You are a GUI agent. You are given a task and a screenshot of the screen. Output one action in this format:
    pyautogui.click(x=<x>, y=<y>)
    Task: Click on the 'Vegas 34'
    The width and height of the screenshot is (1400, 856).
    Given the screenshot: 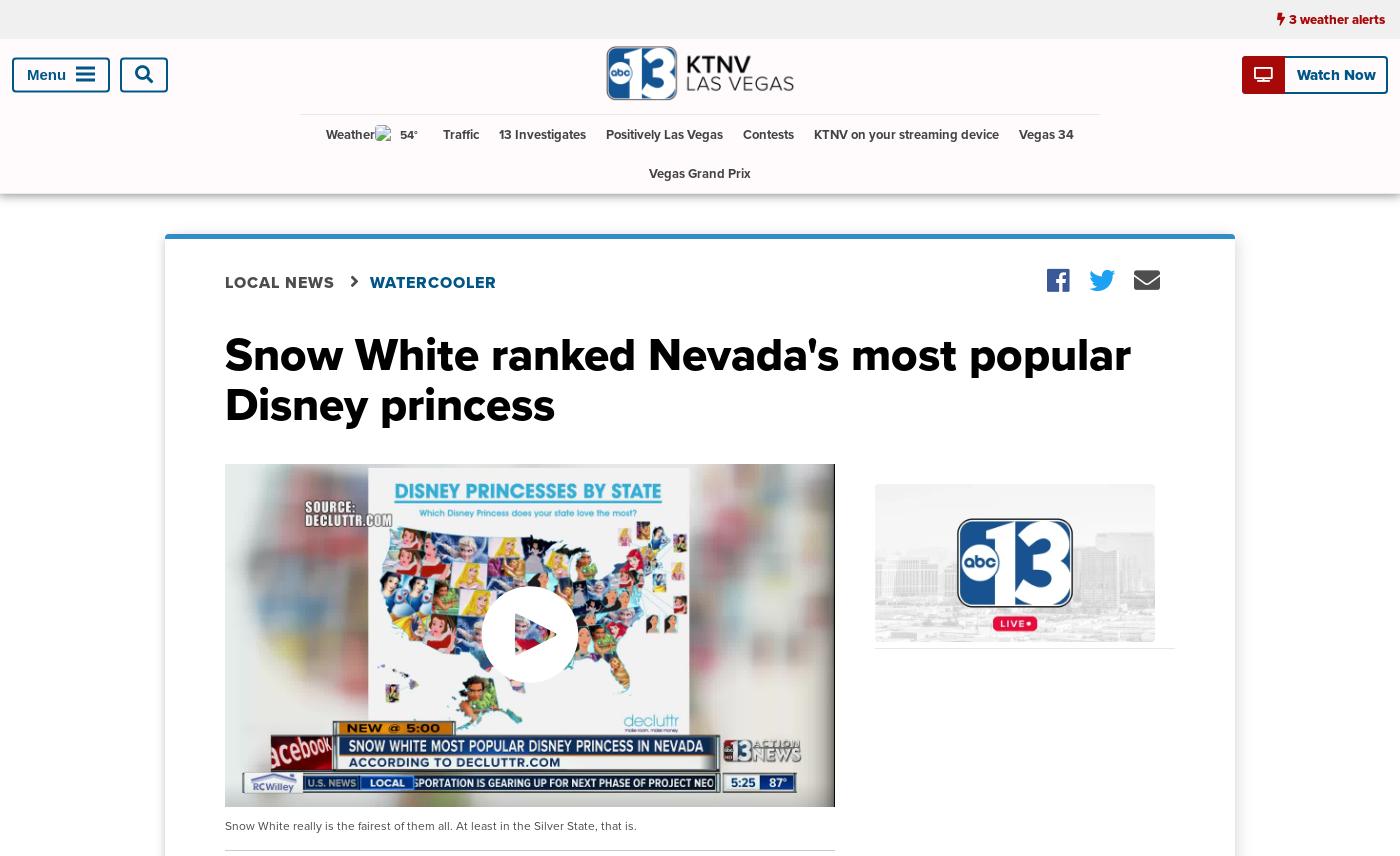 What is the action you would take?
    pyautogui.click(x=1046, y=133)
    